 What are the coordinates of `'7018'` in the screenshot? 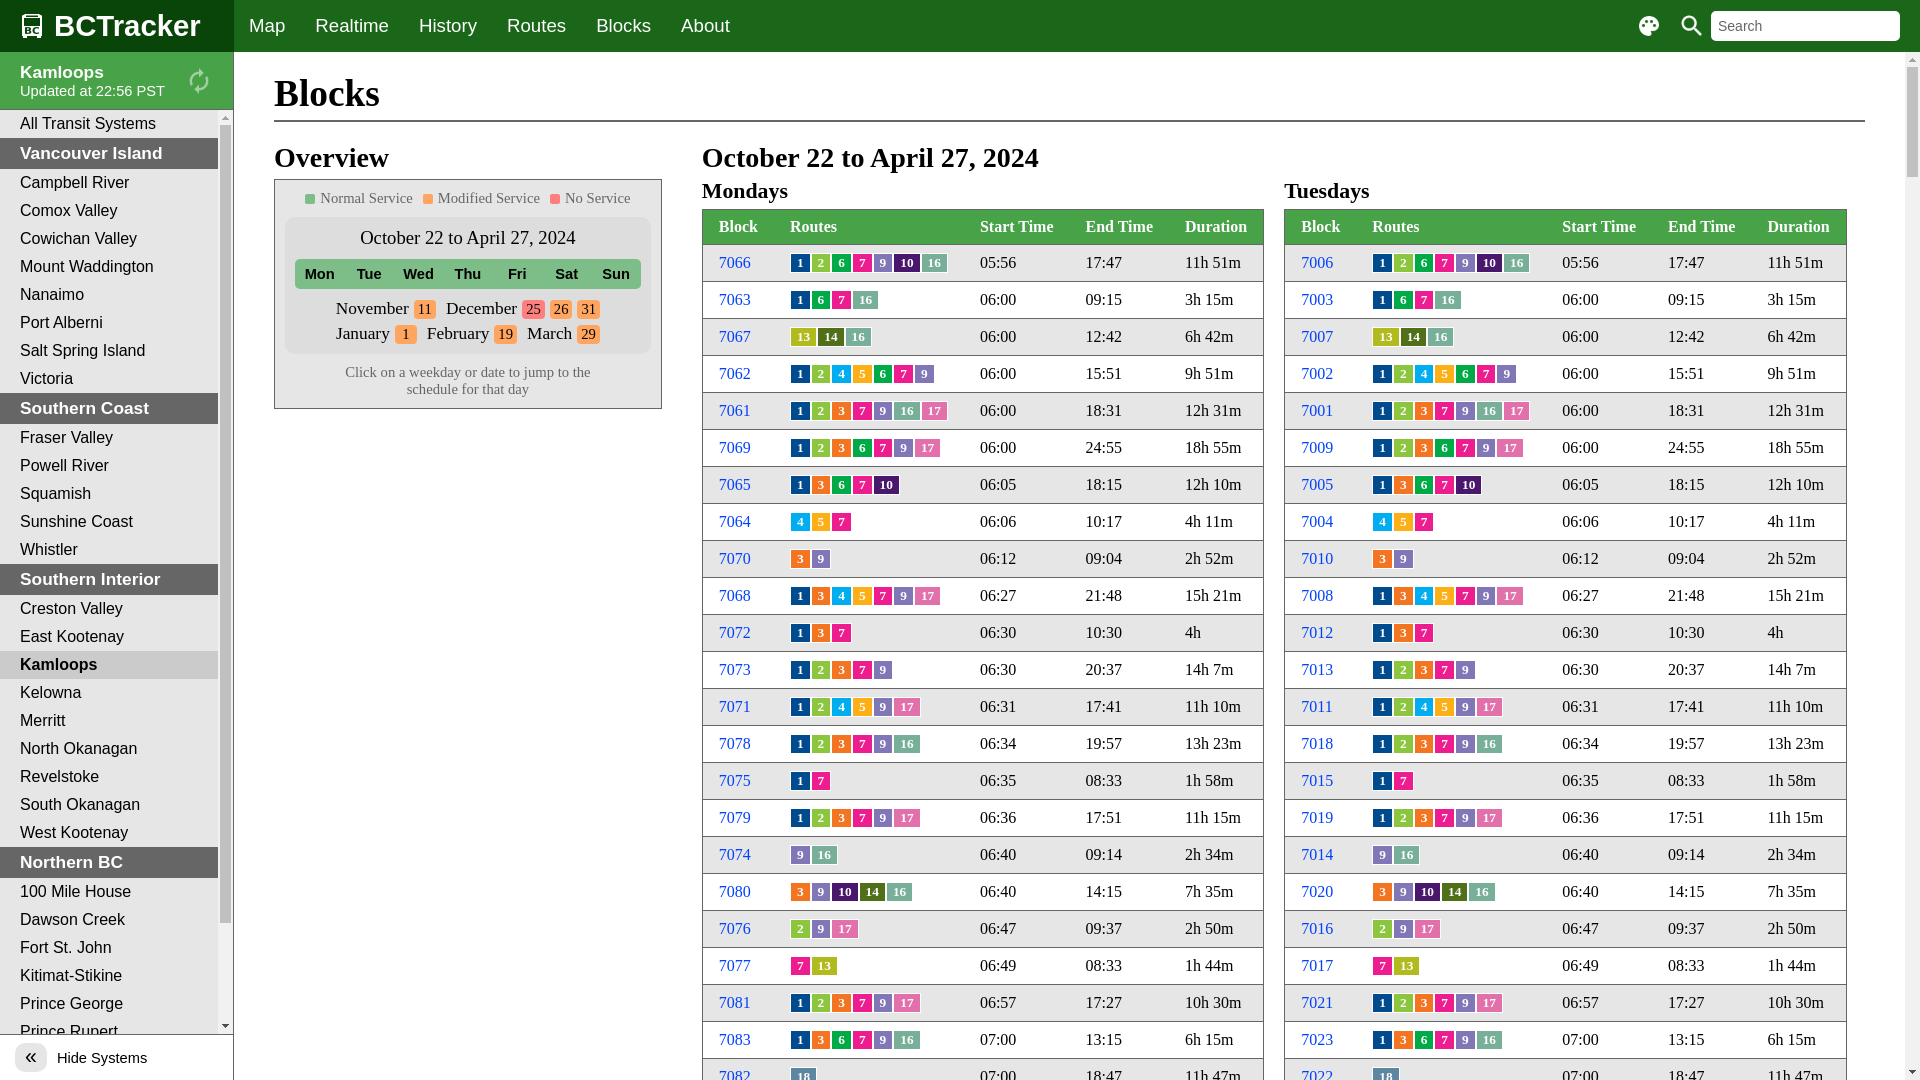 It's located at (1316, 743).